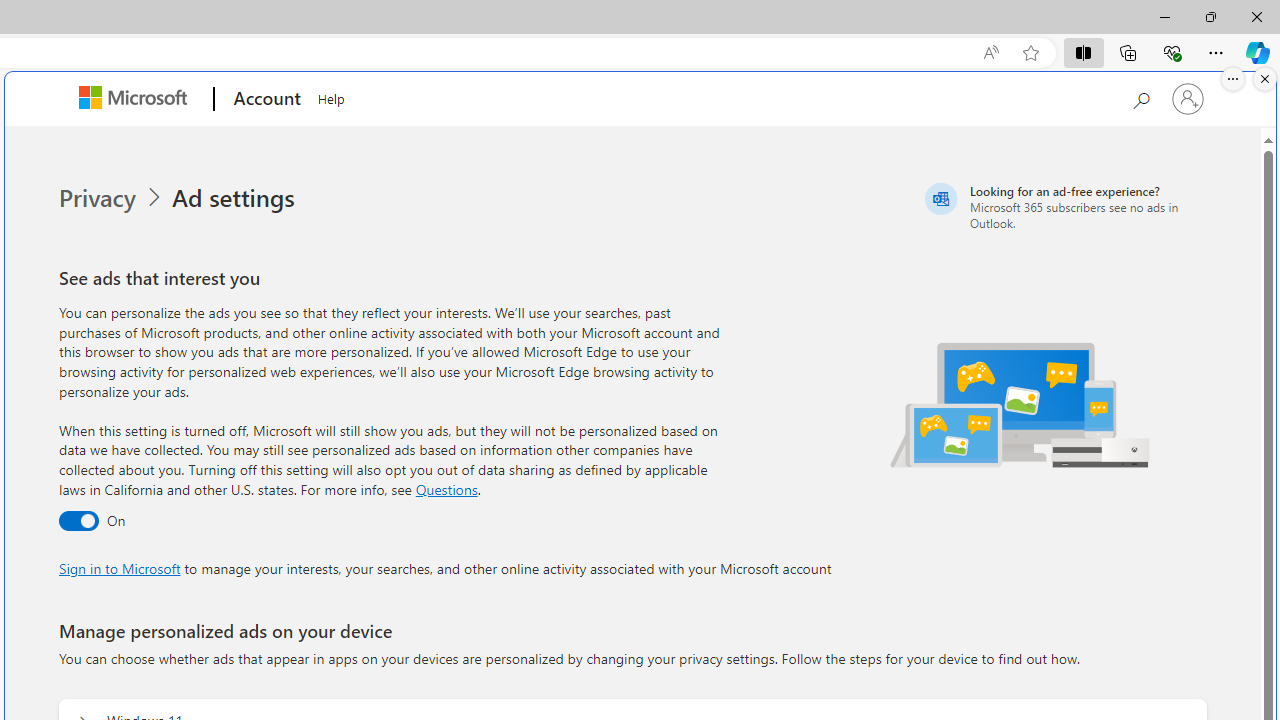  Describe the element at coordinates (236, 198) in the screenshot. I see `'Ad settings'` at that location.